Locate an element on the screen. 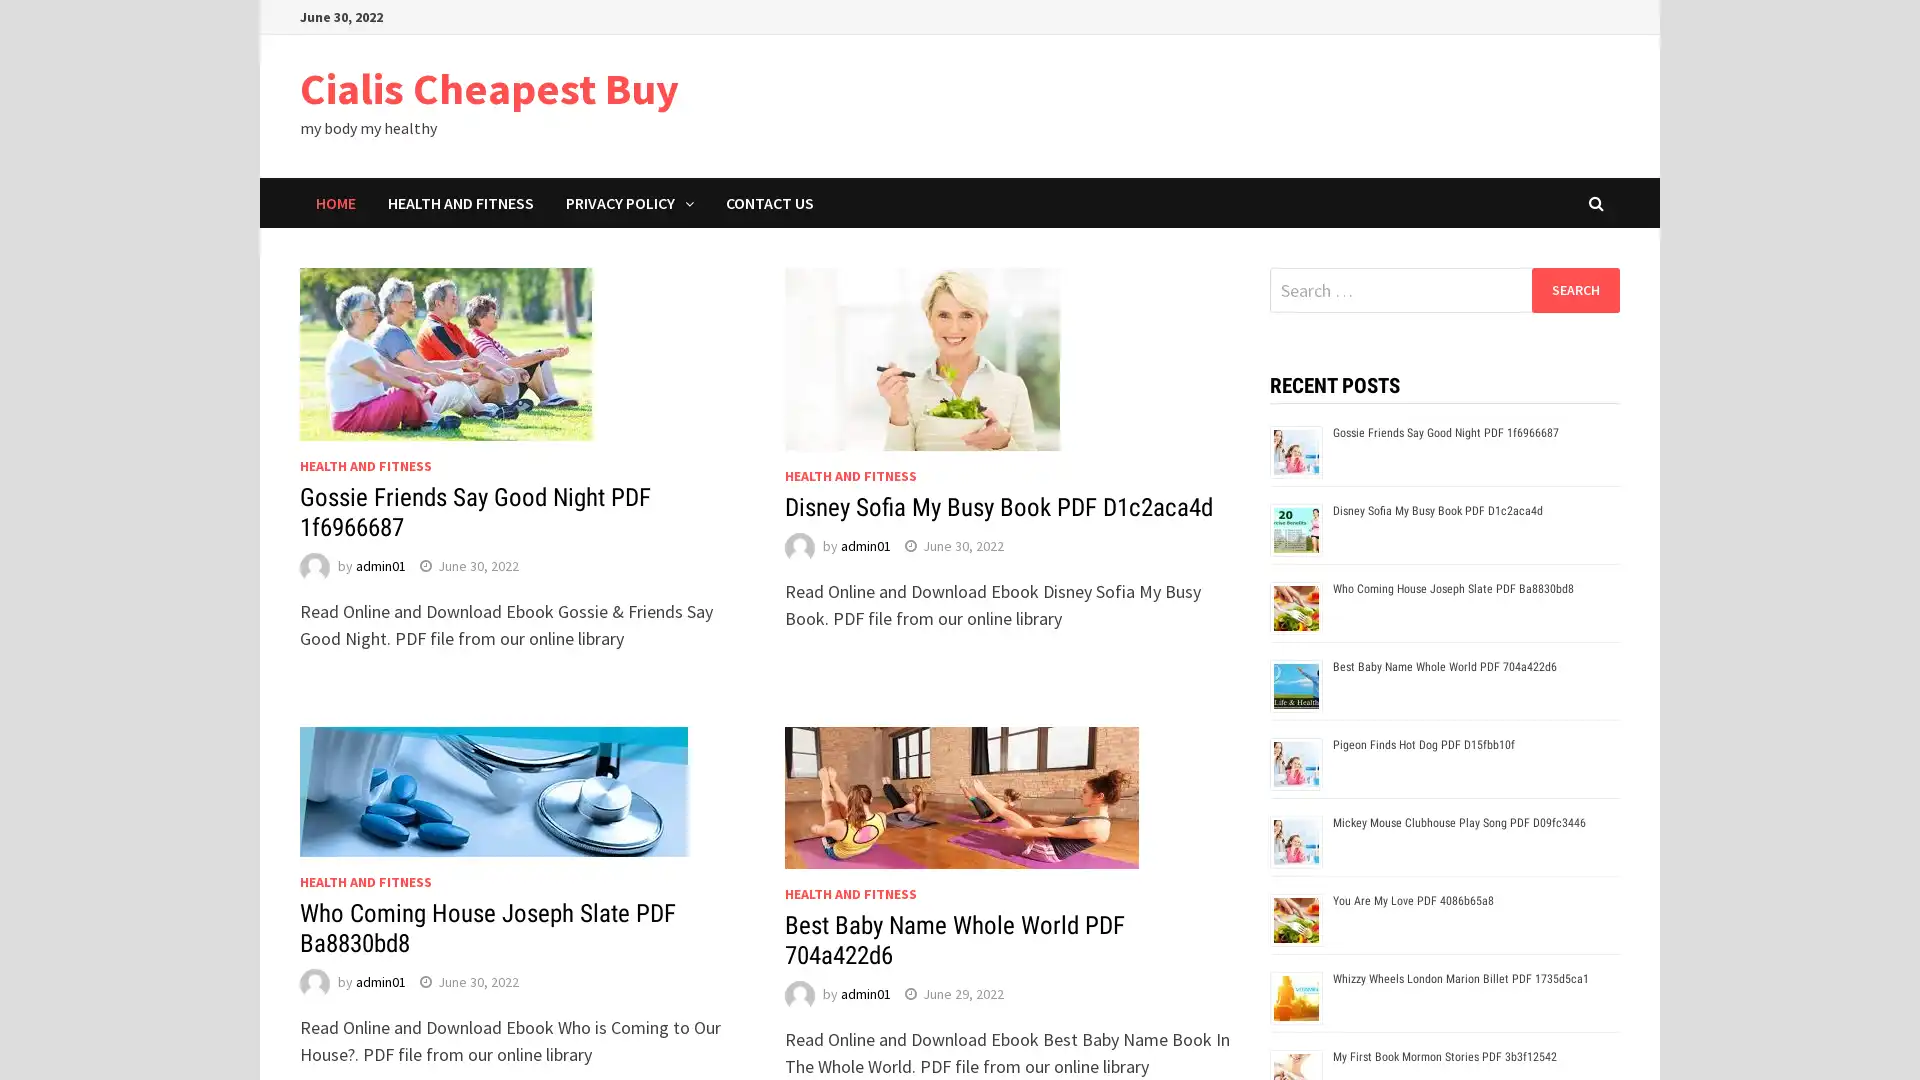 This screenshot has width=1920, height=1080. Search is located at coordinates (1574, 289).